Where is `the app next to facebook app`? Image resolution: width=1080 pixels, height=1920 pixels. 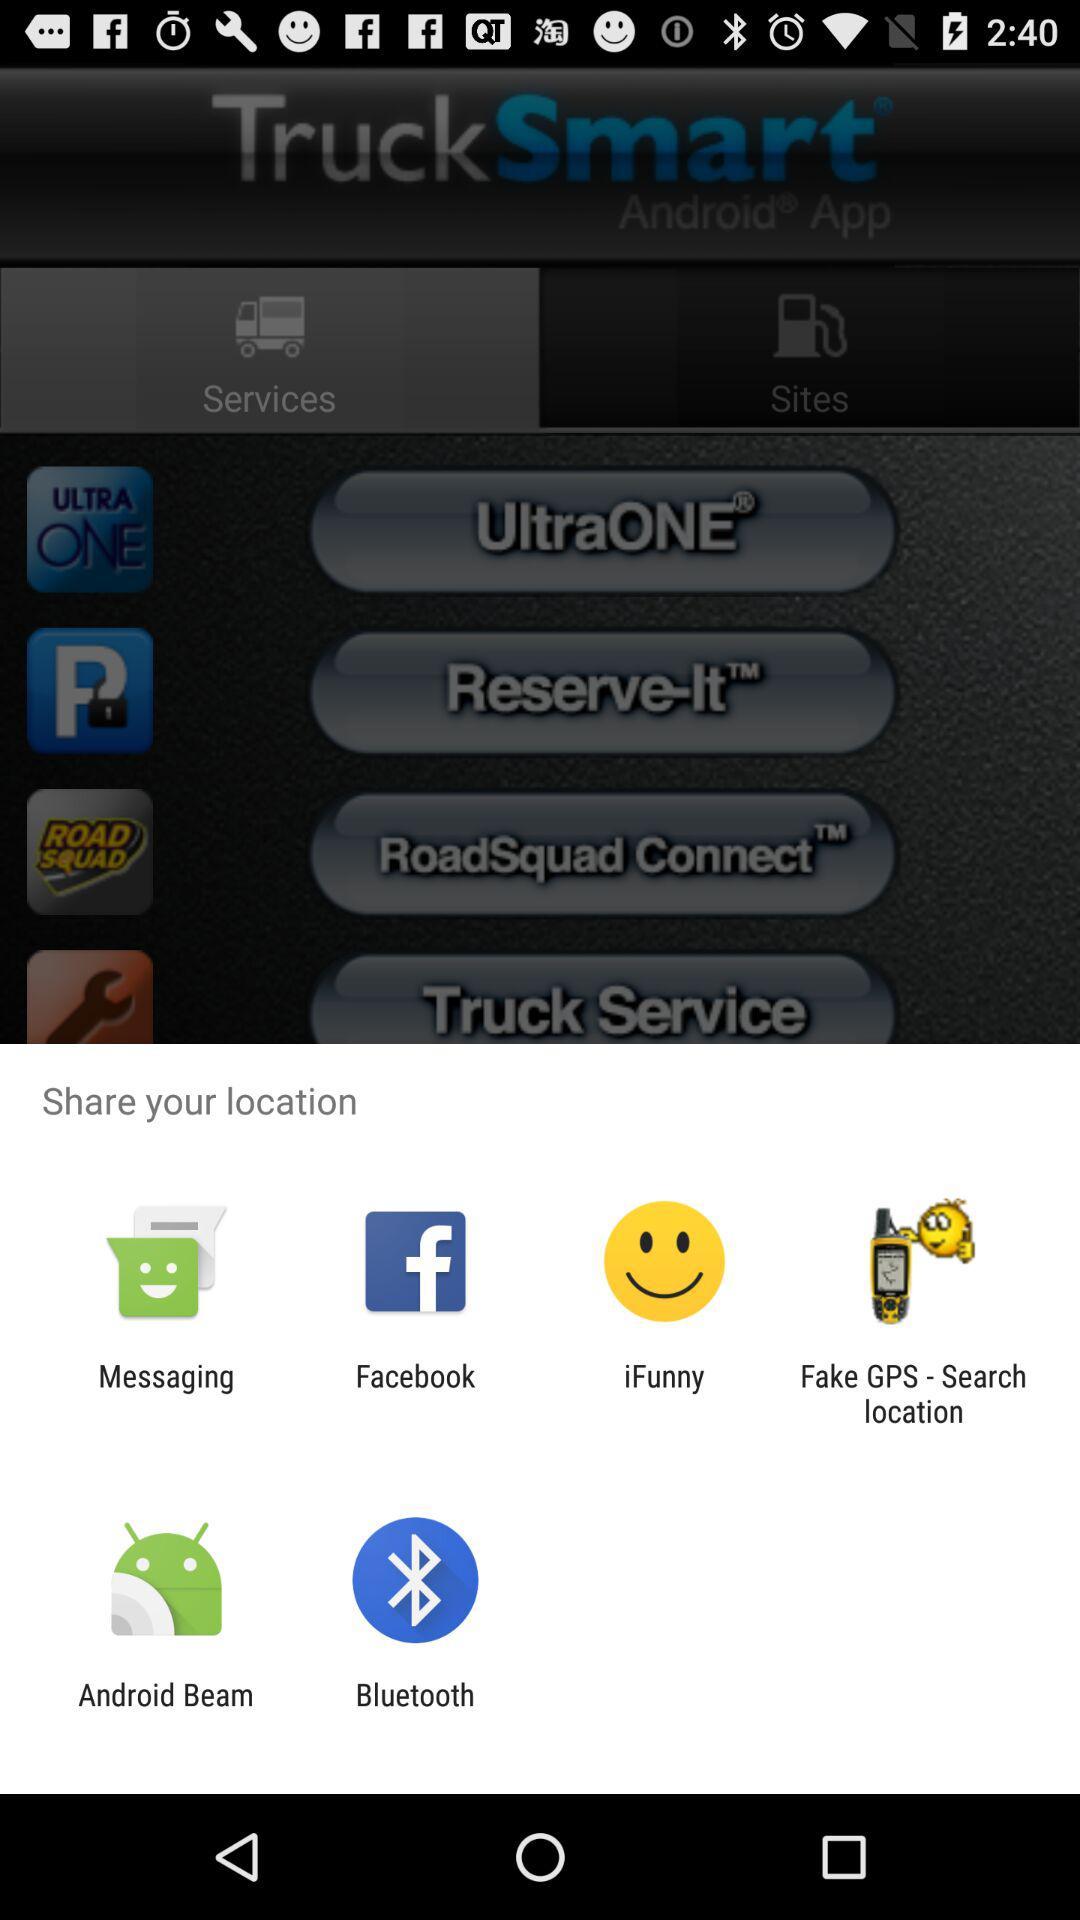
the app next to facebook app is located at coordinates (664, 1392).